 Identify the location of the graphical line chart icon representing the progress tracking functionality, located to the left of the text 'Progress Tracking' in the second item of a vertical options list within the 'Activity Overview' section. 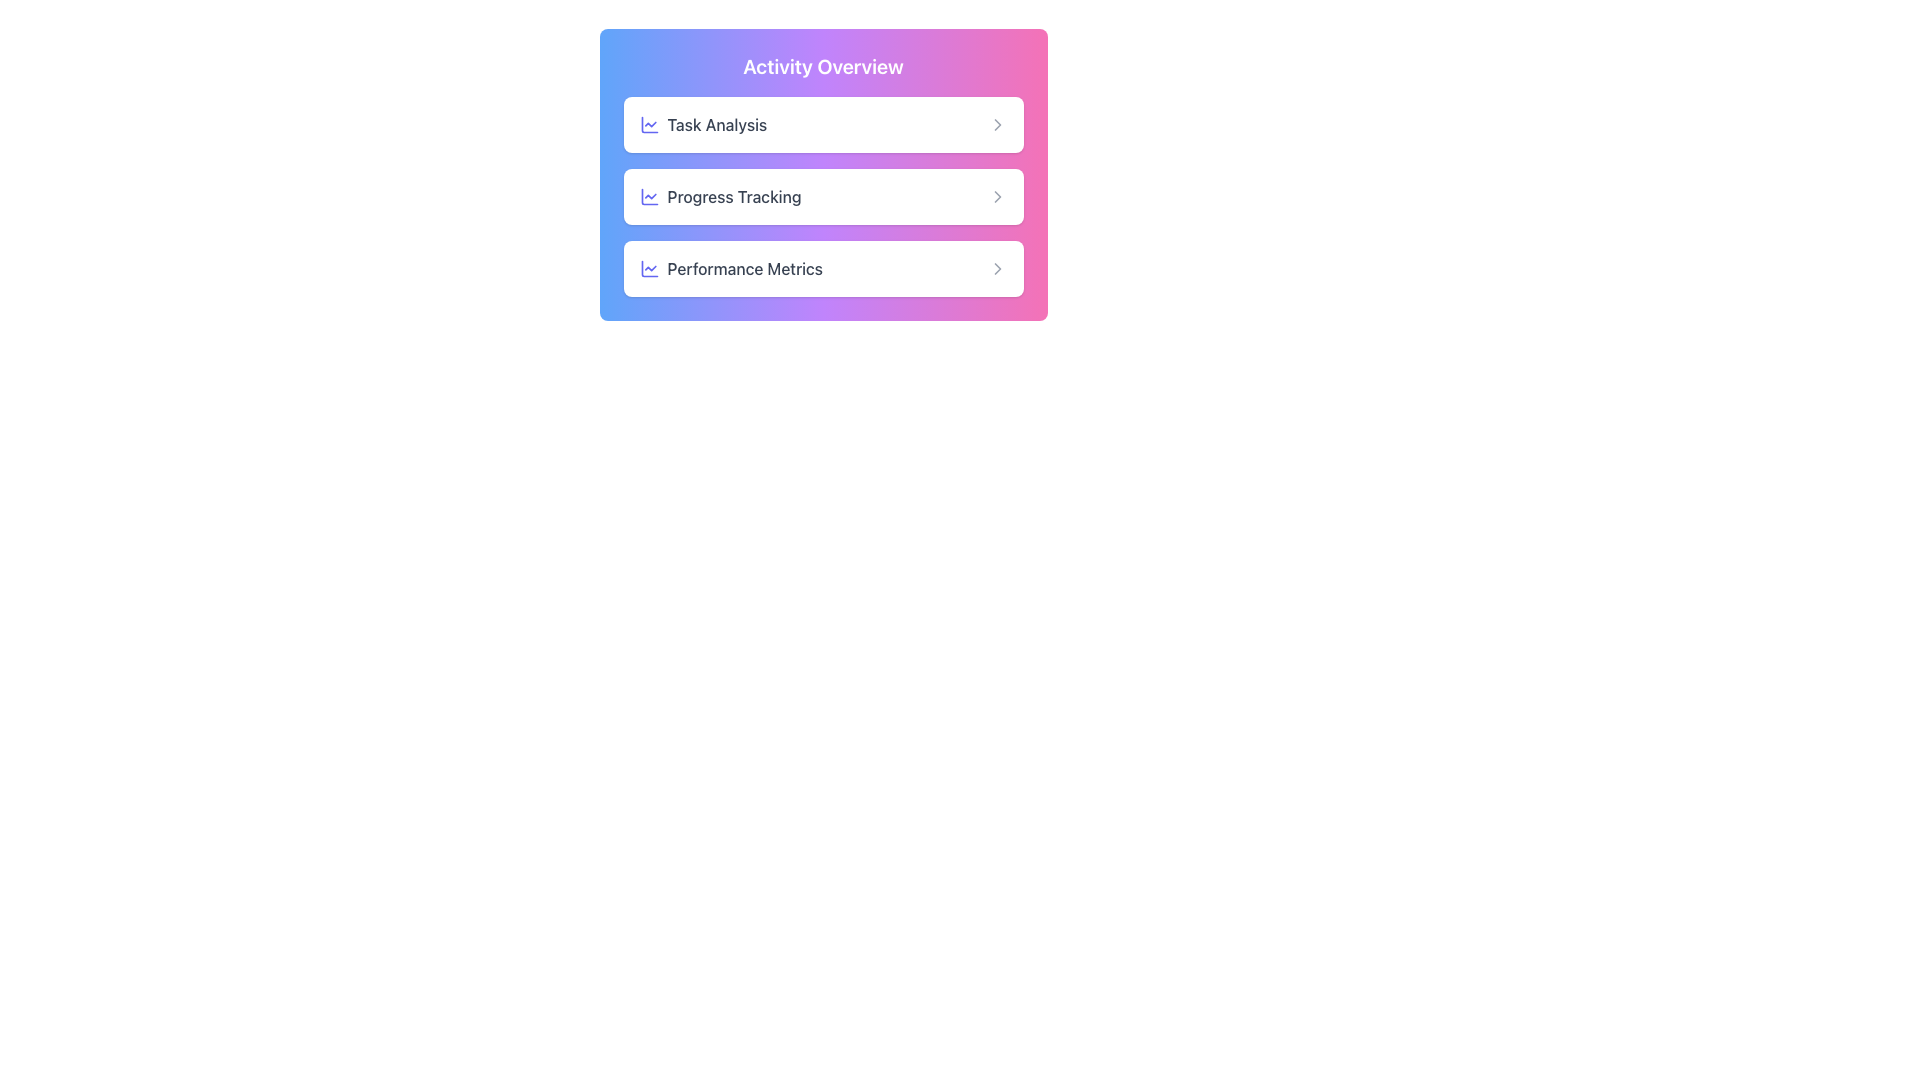
(649, 196).